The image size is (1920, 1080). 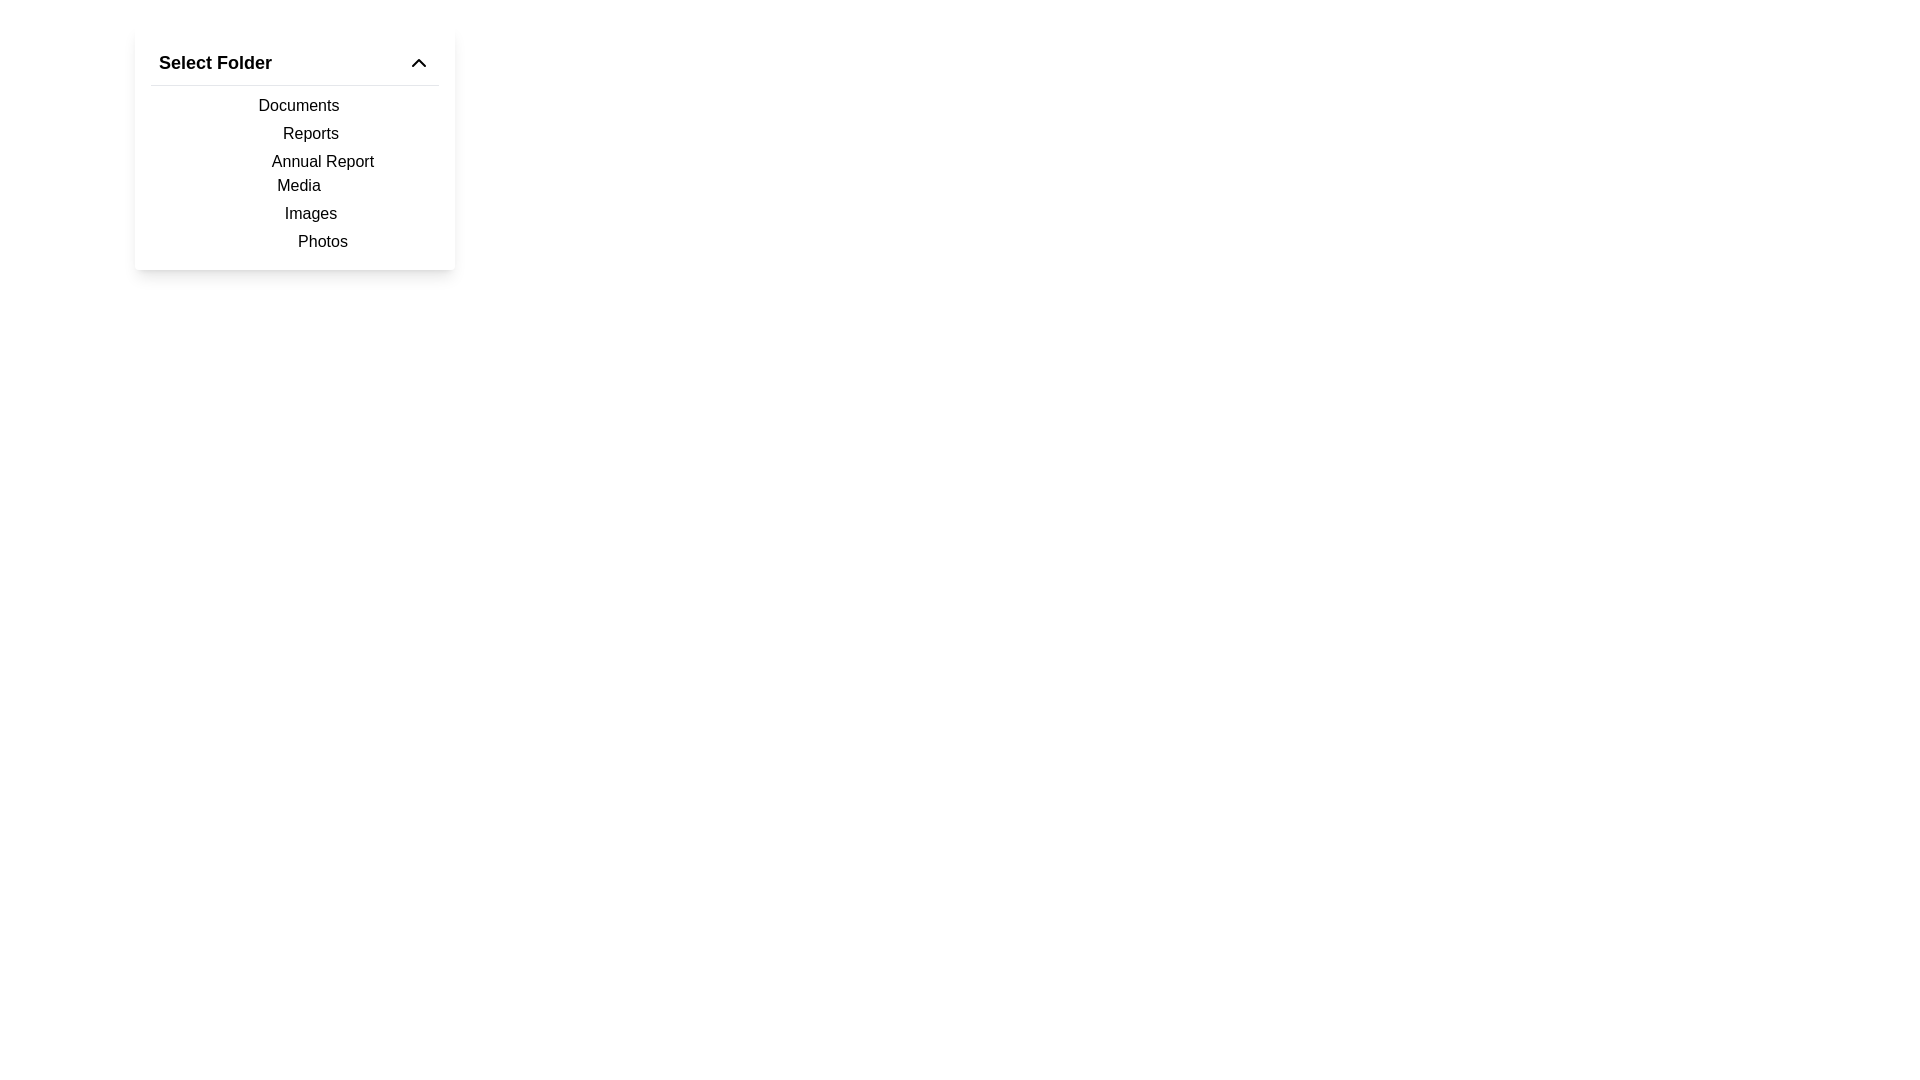 What do you see at coordinates (310, 238) in the screenshot?
I see `the 'Photos' label, which is styled with padding and appears below the 'Images' element in the dropdown menu labeled 'Select Folder'` at bounding box center [310, 238].